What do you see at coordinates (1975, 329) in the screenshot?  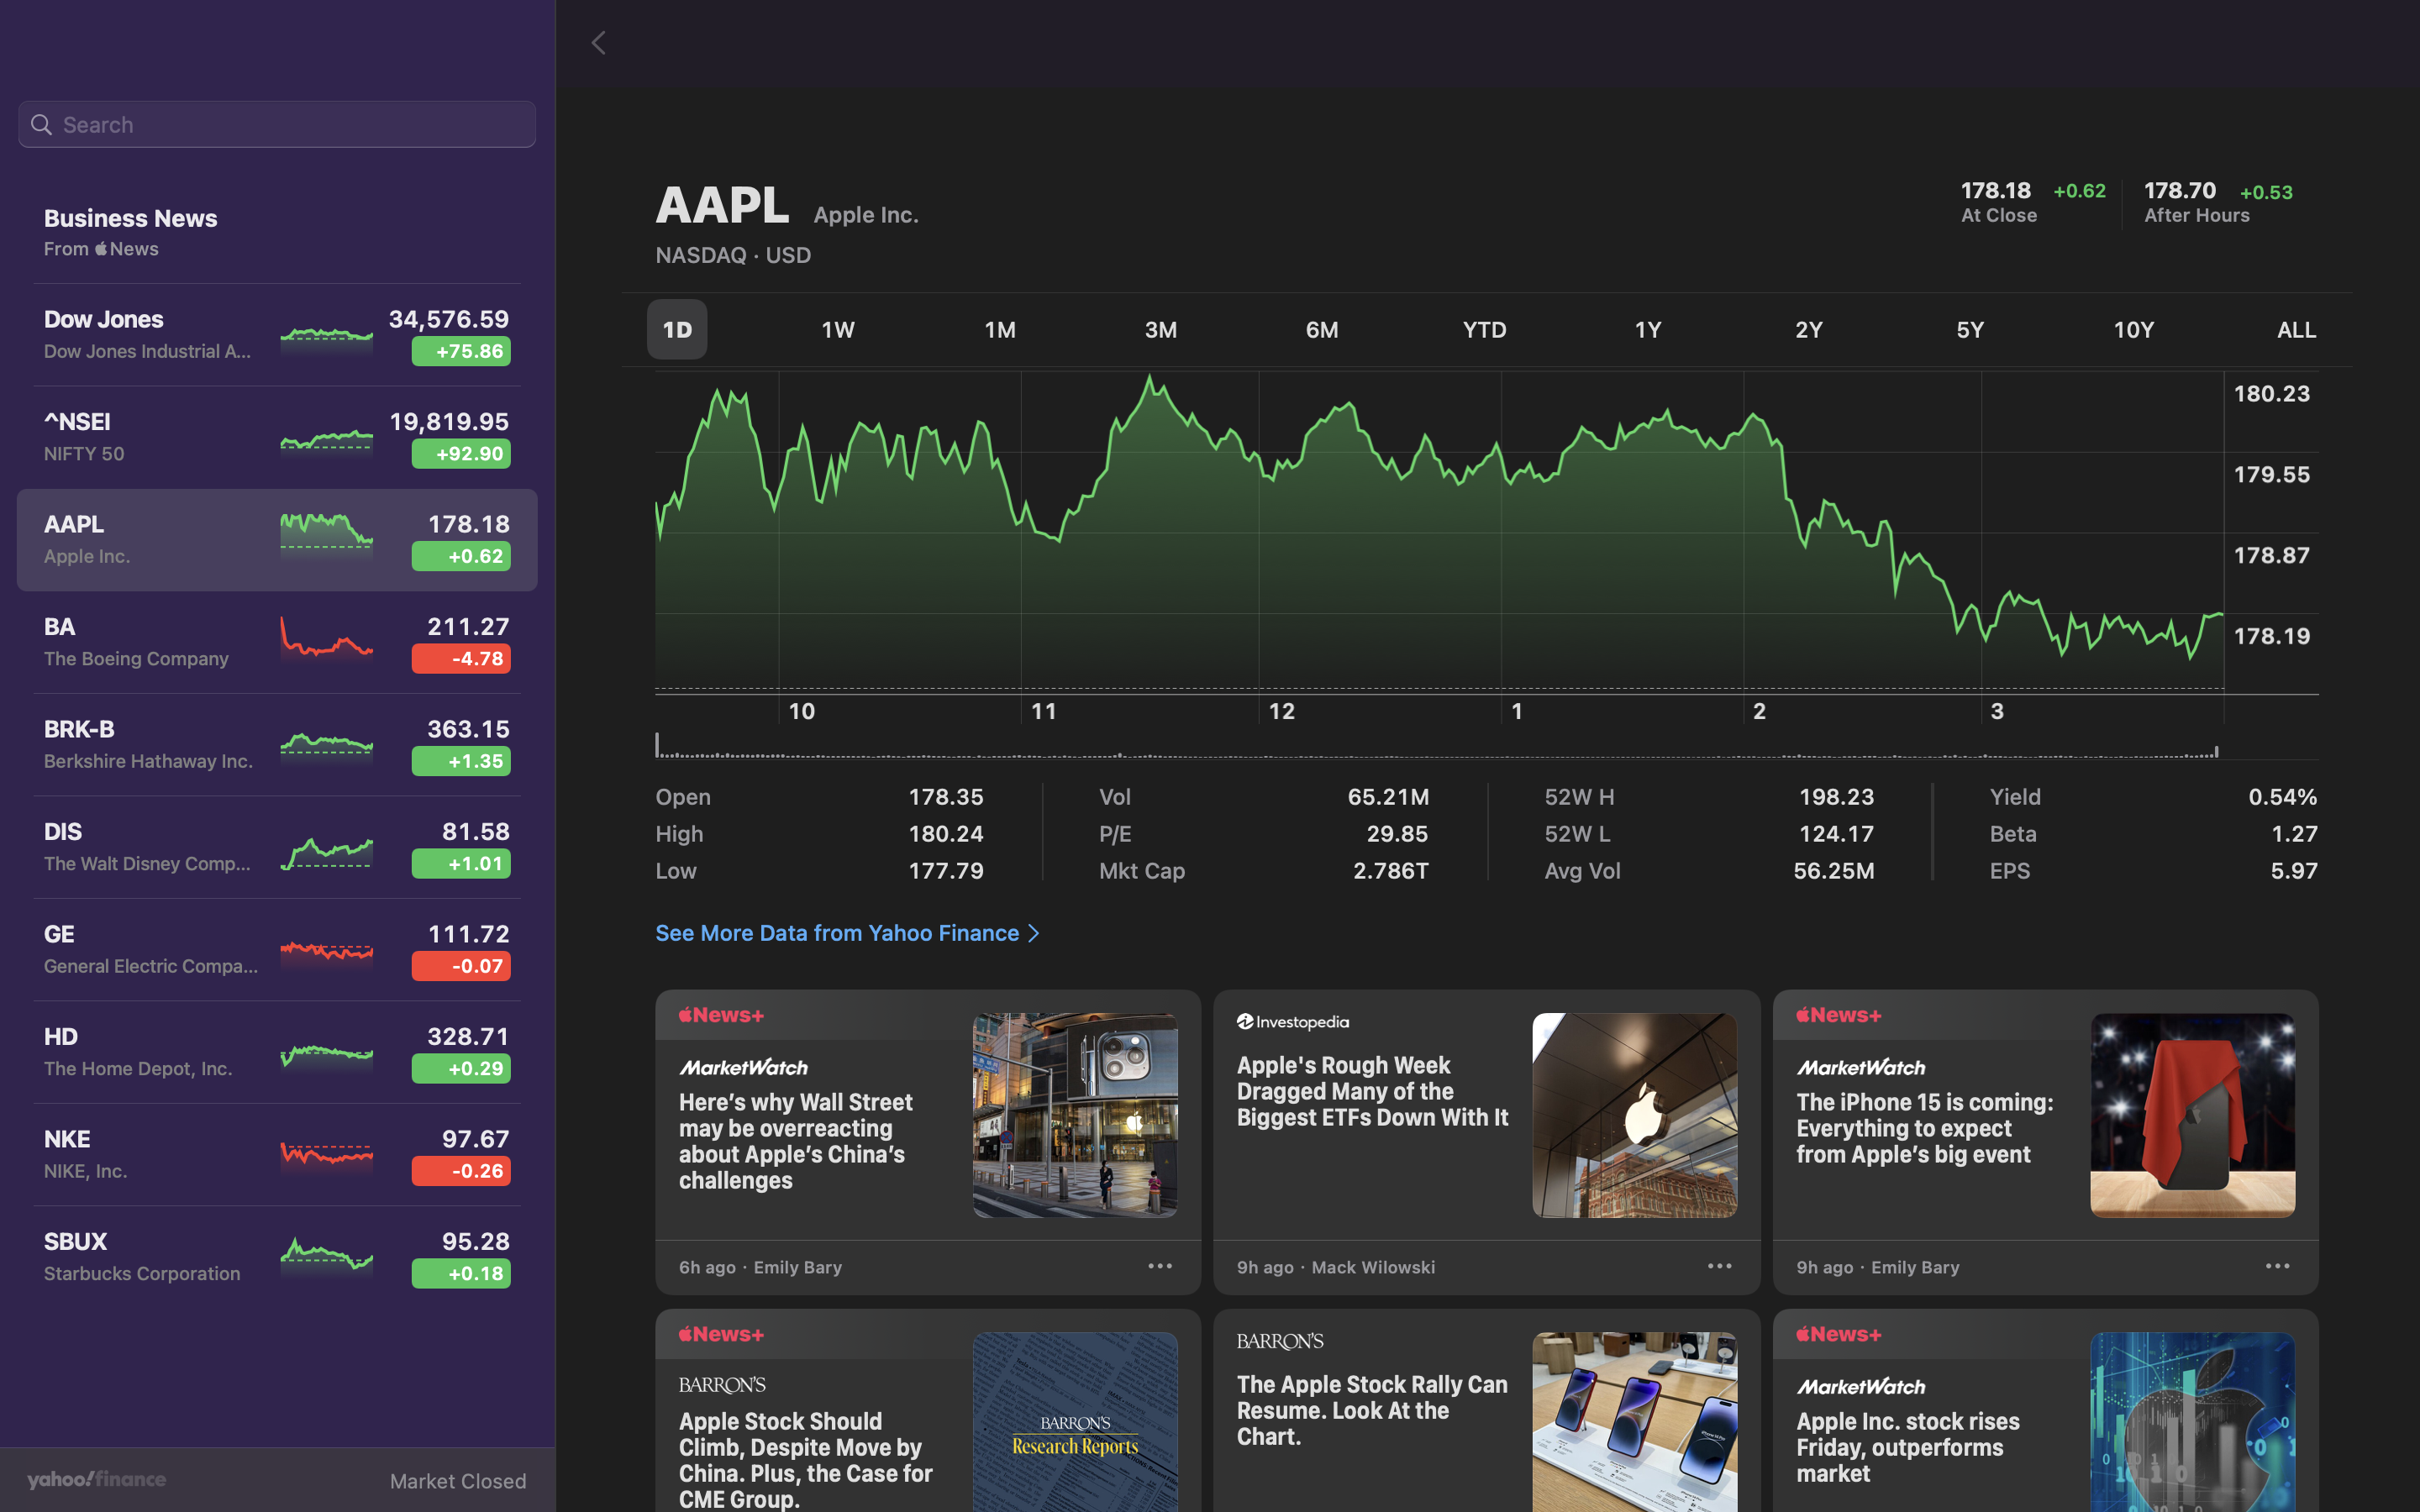 I see `Check the stock change for the past 5 years` at bounding box center [1975, 329].